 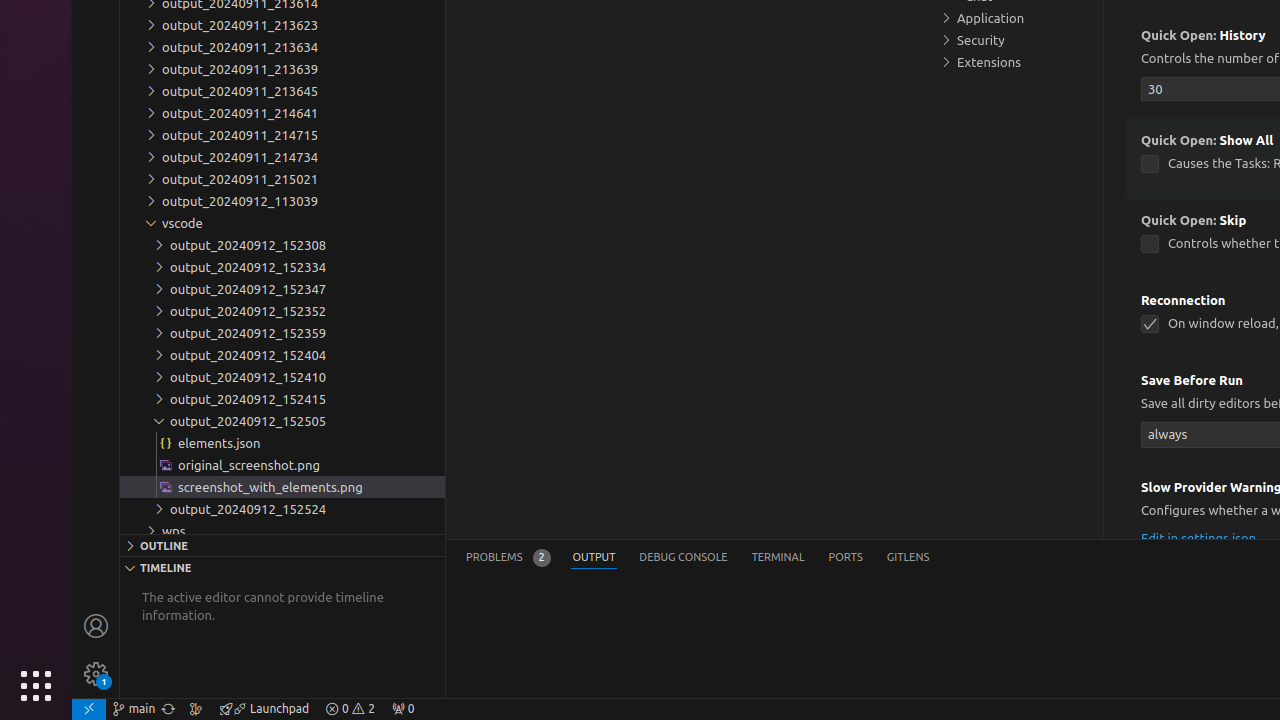 What do you see at coordinates (281, 354) in the screenshot?
I see `'output_20240912_152404'` at bounding box center [281, 354].